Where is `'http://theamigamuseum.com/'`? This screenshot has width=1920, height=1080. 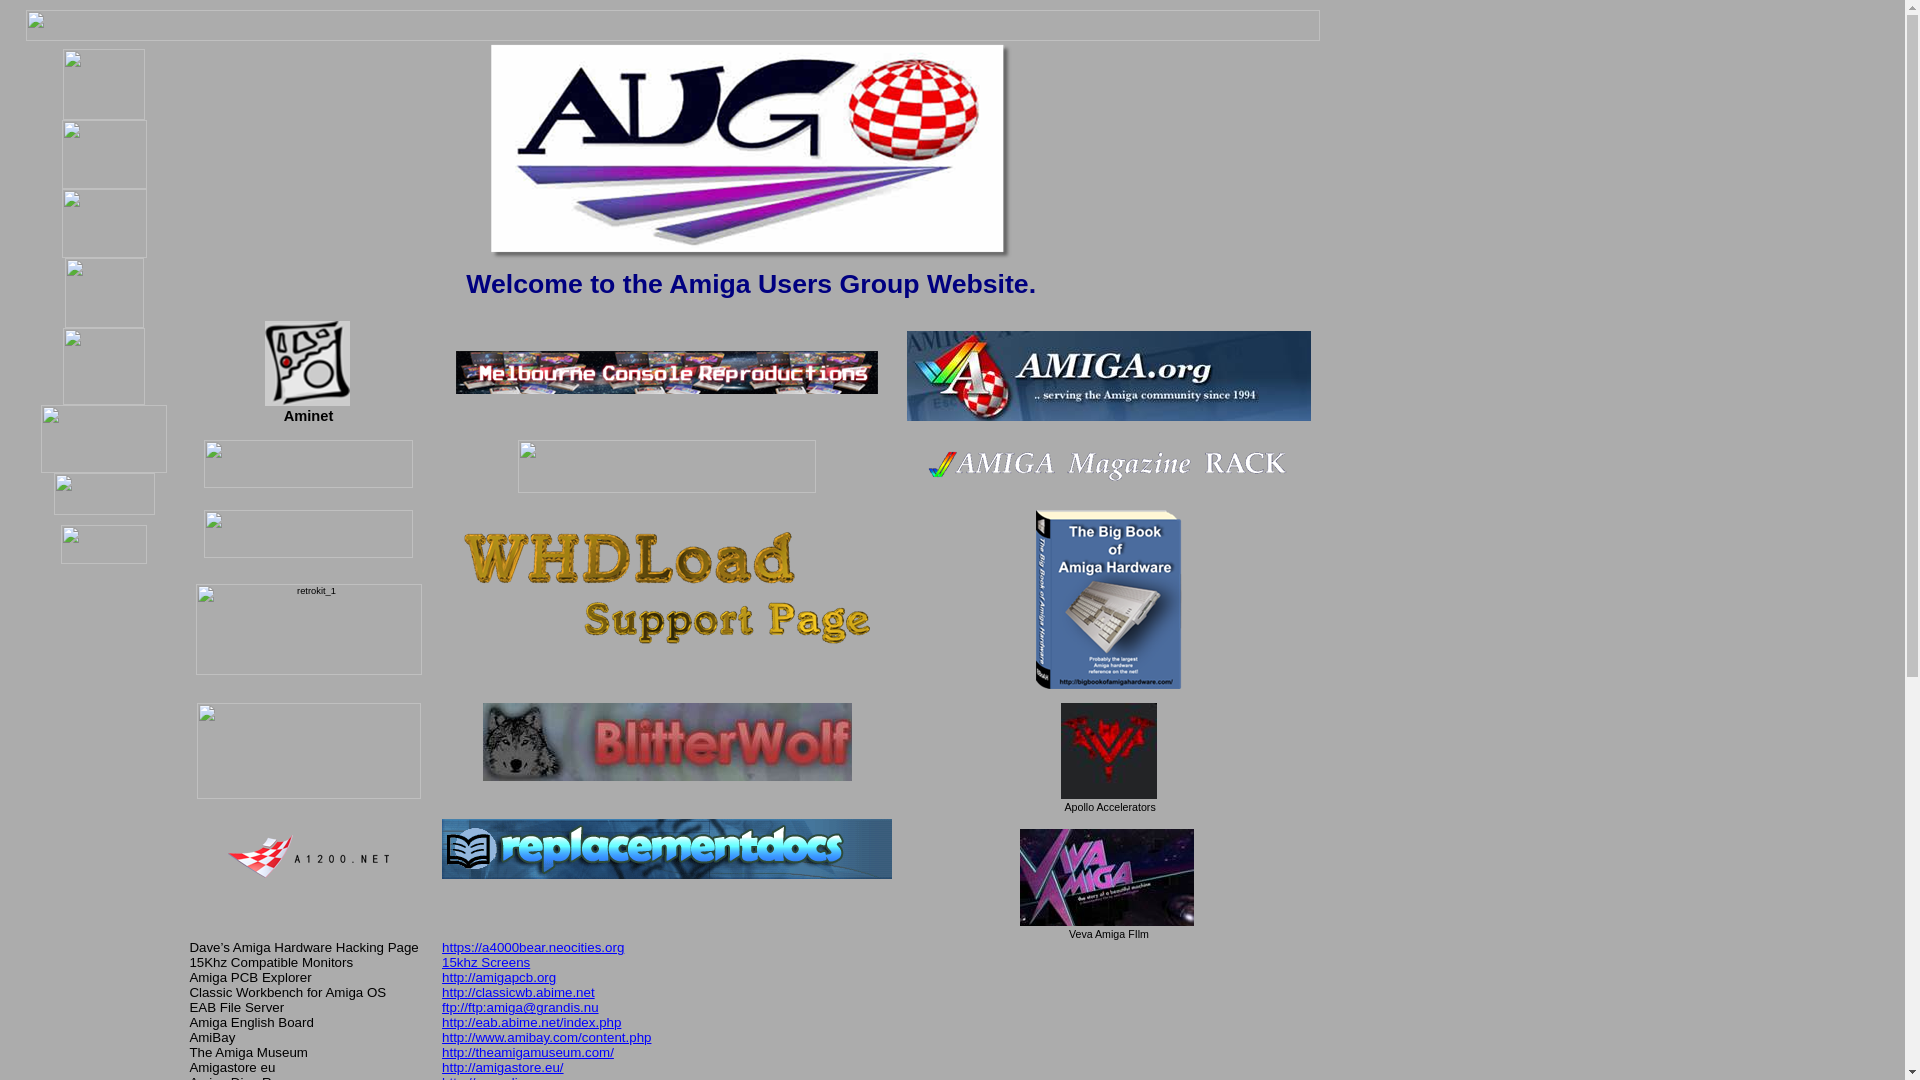 'http://theamigamuseum.com/' is located at coordinates (528, 1051).